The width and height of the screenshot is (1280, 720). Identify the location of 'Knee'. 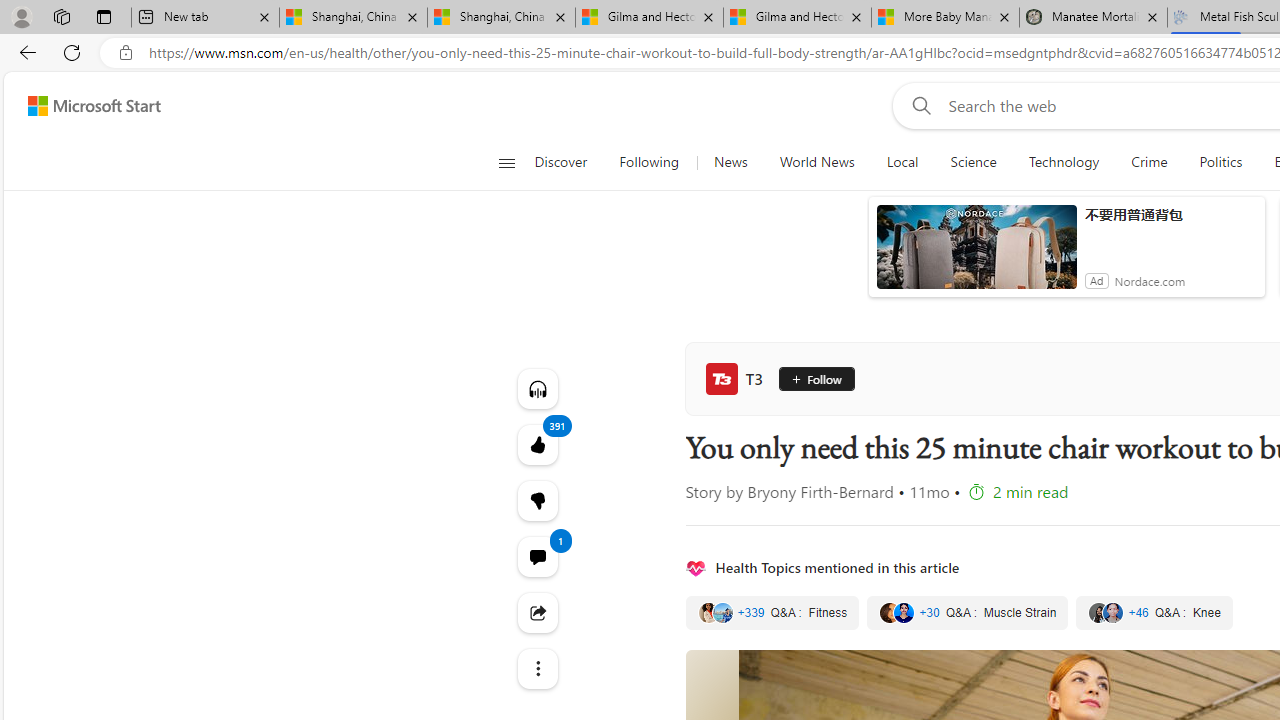
(1154, 612).